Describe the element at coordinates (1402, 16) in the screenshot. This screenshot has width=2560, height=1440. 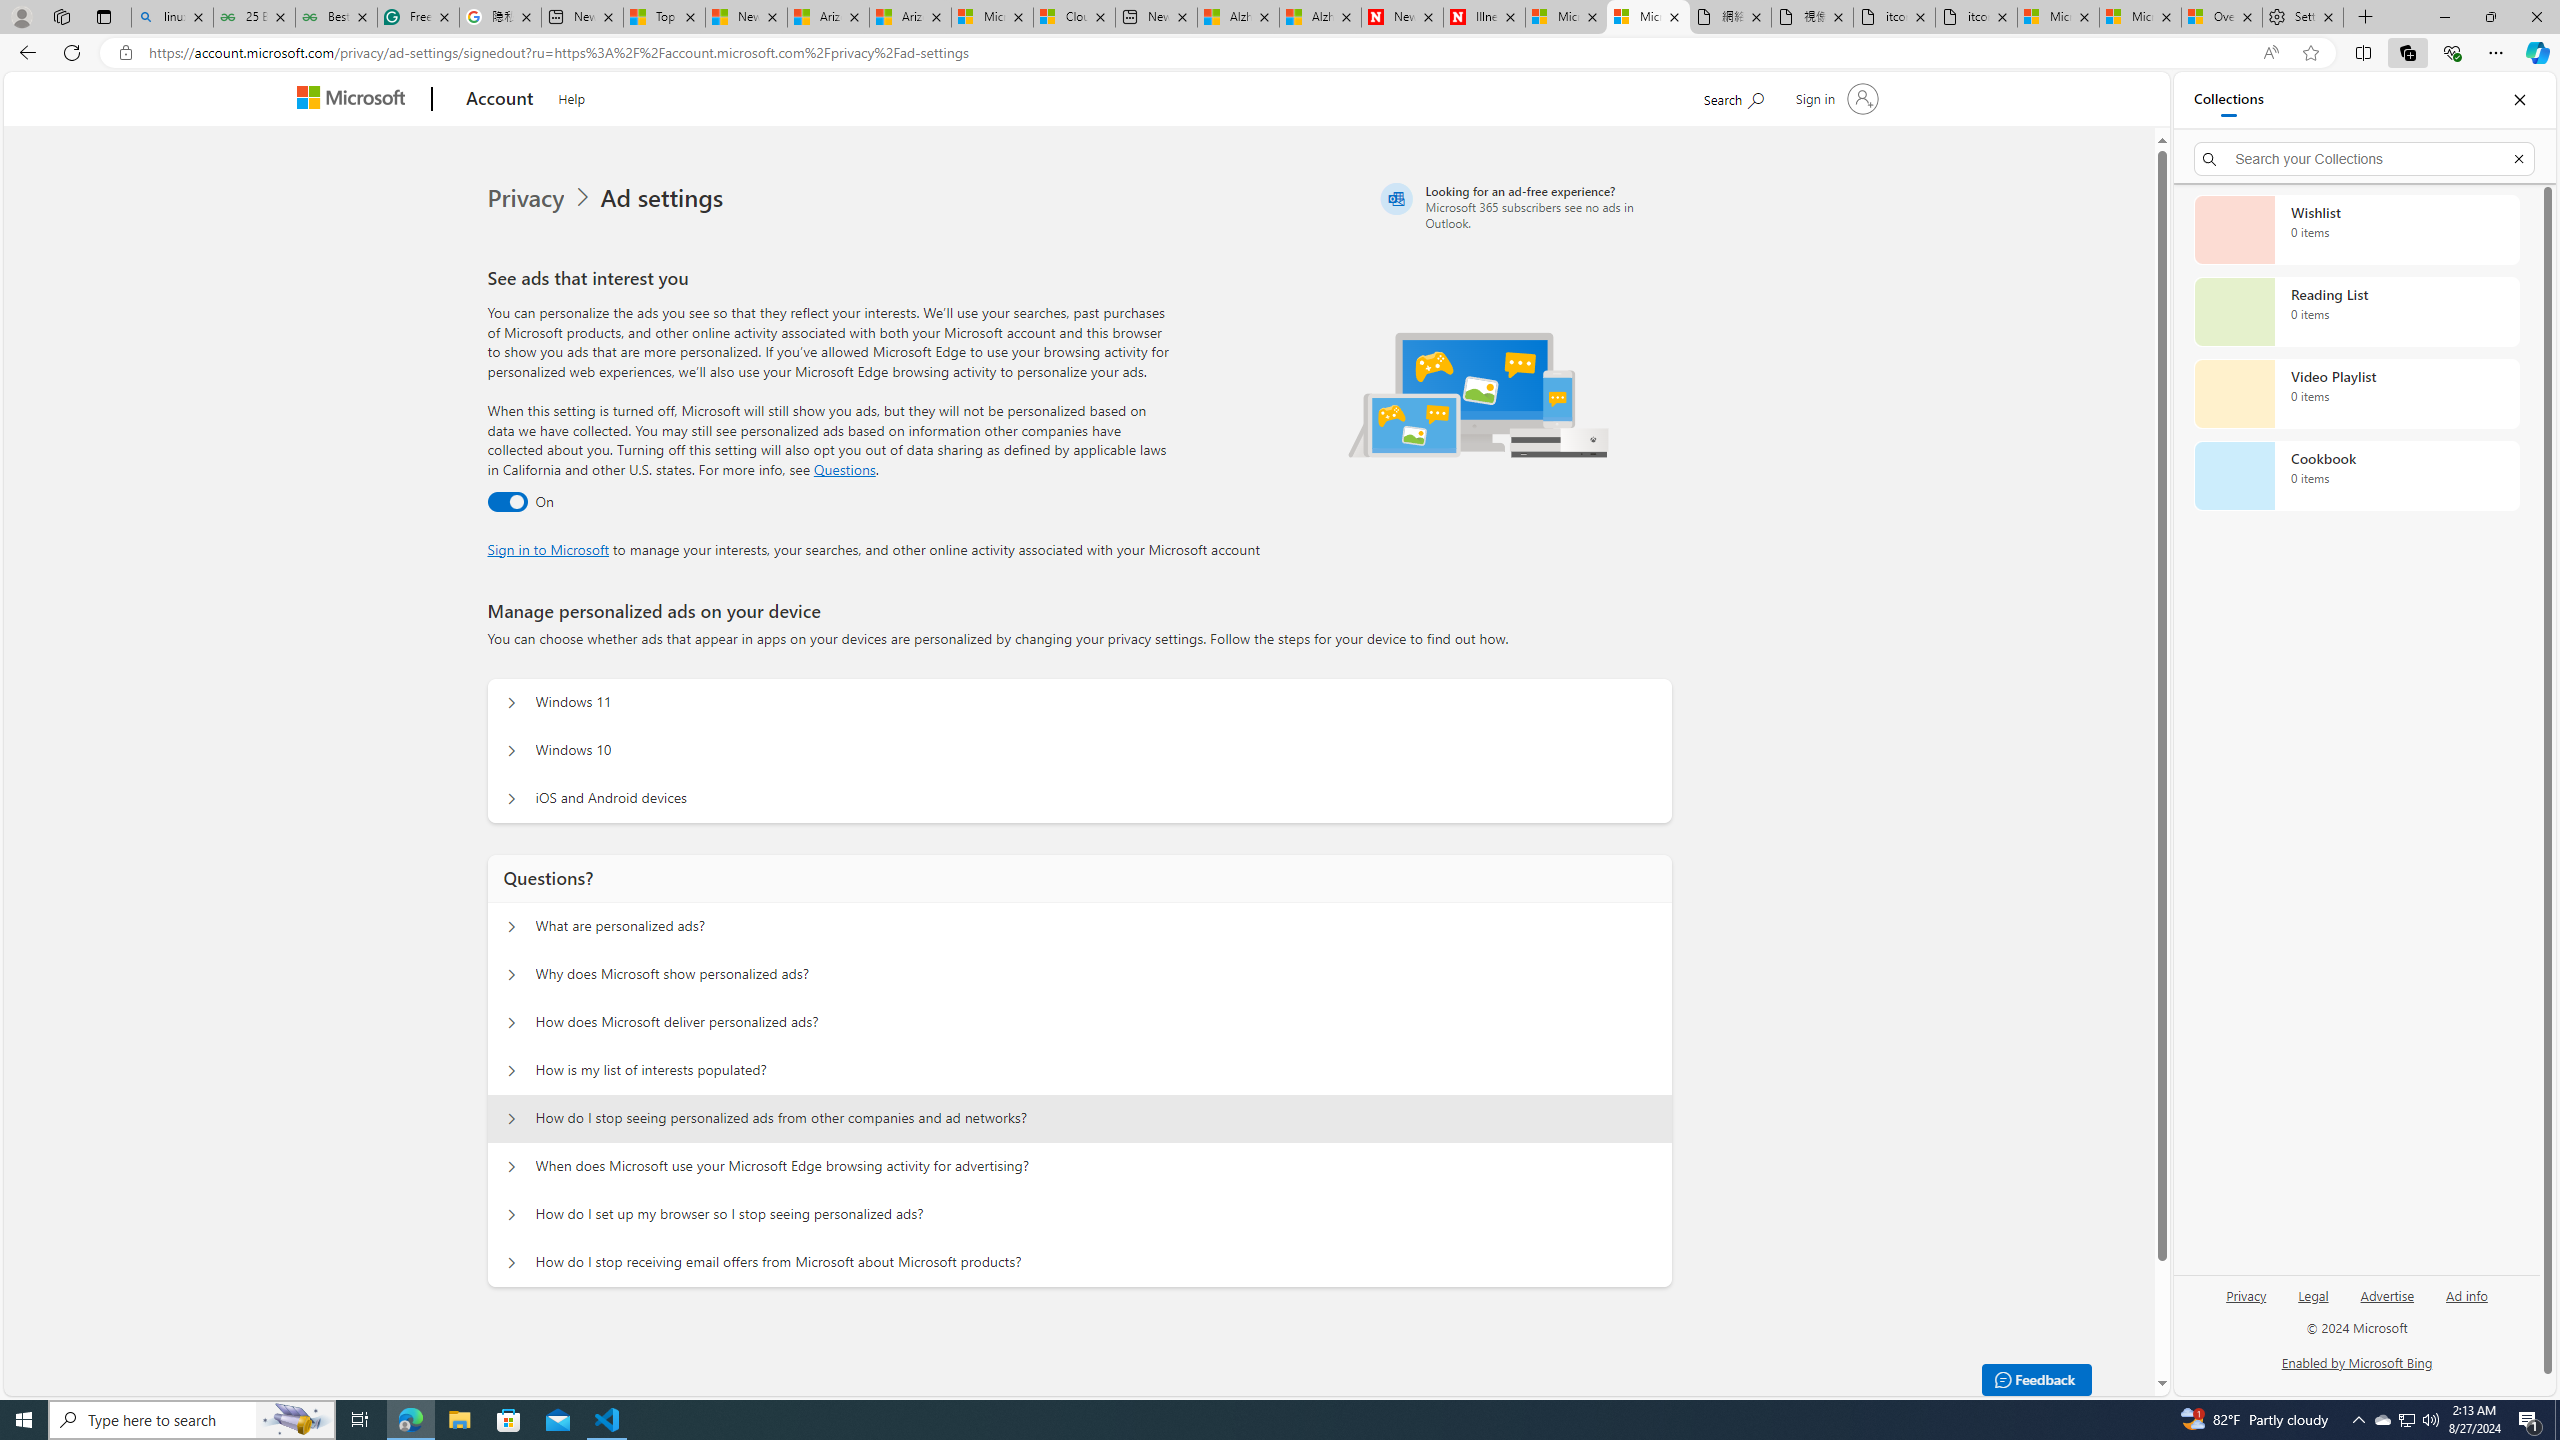
I see `'Newsweek - News, Analysis, Politics, Business, Technology'` at that location.